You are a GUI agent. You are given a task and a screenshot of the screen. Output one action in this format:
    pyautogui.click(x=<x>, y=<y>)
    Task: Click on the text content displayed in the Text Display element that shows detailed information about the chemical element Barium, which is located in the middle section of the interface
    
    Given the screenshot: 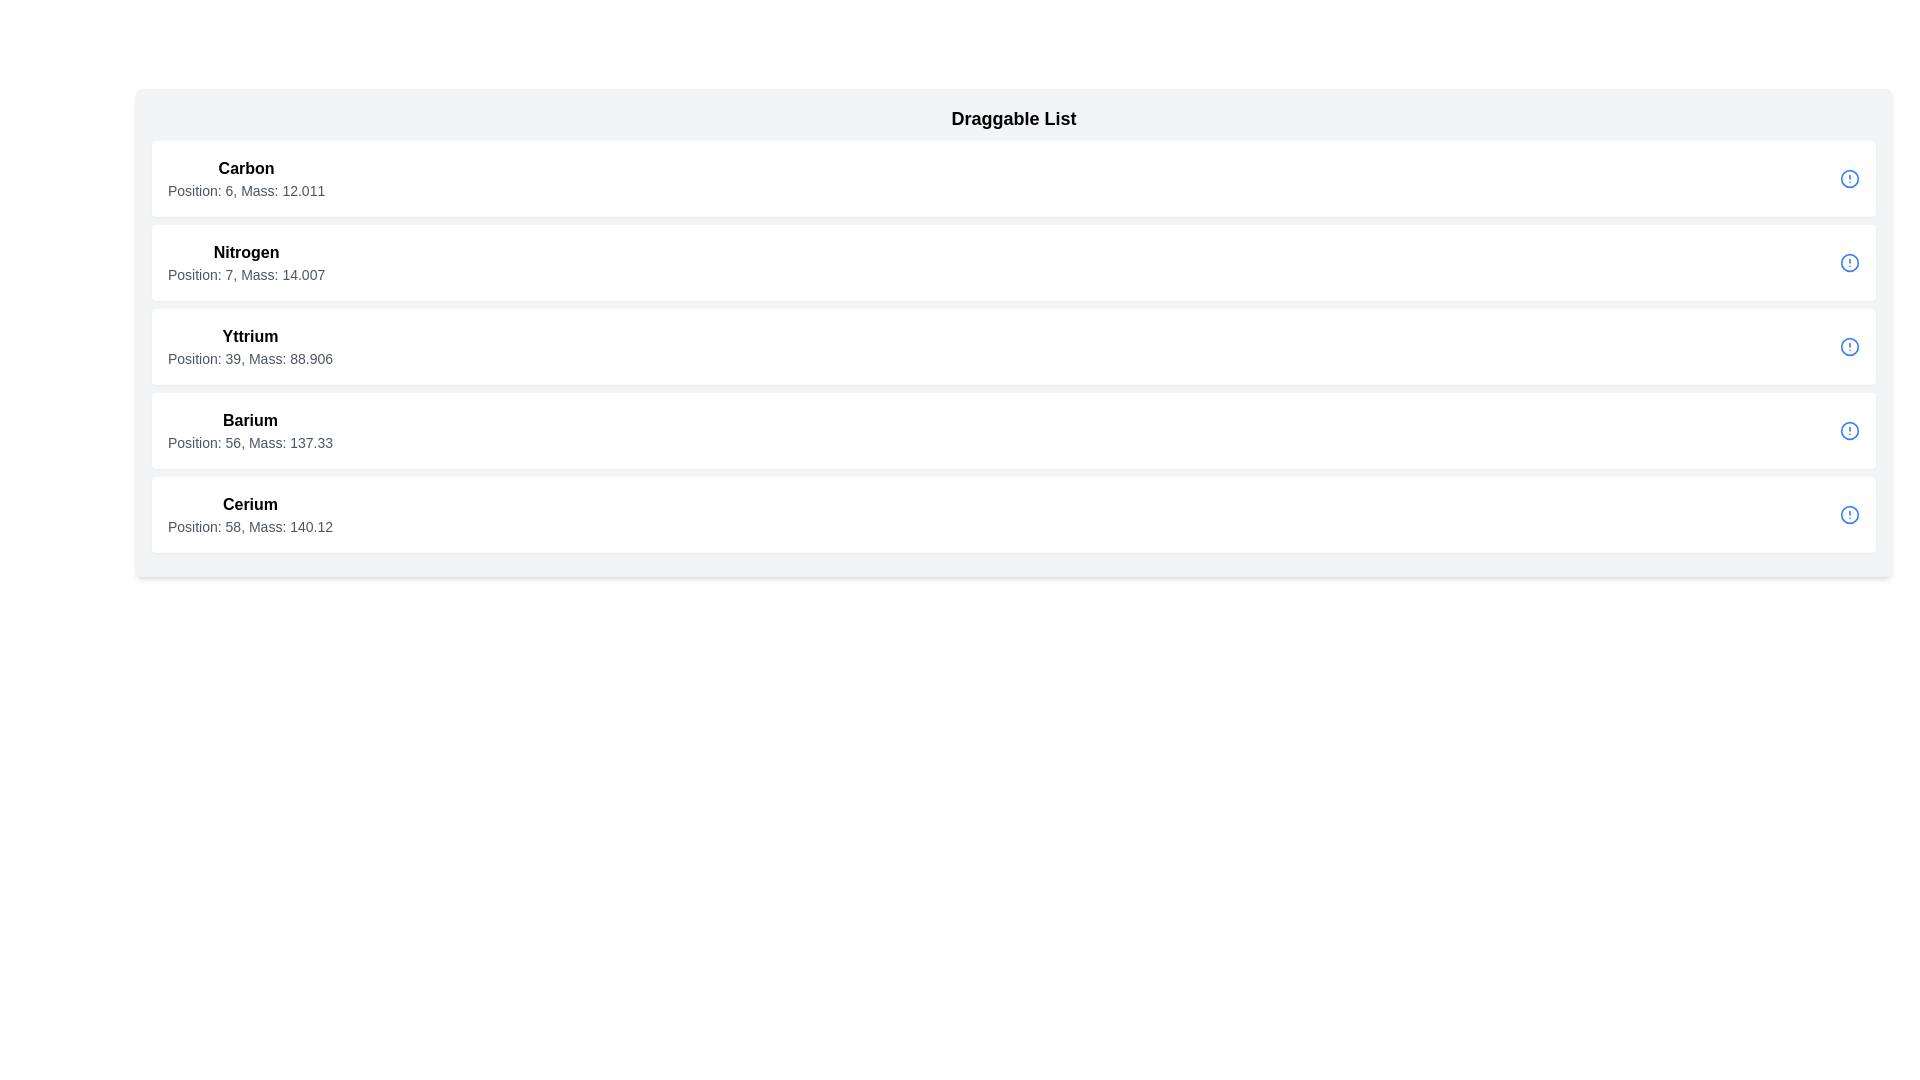 What is the action you would take?
    pyautogui.click(x=249, y=442)
    